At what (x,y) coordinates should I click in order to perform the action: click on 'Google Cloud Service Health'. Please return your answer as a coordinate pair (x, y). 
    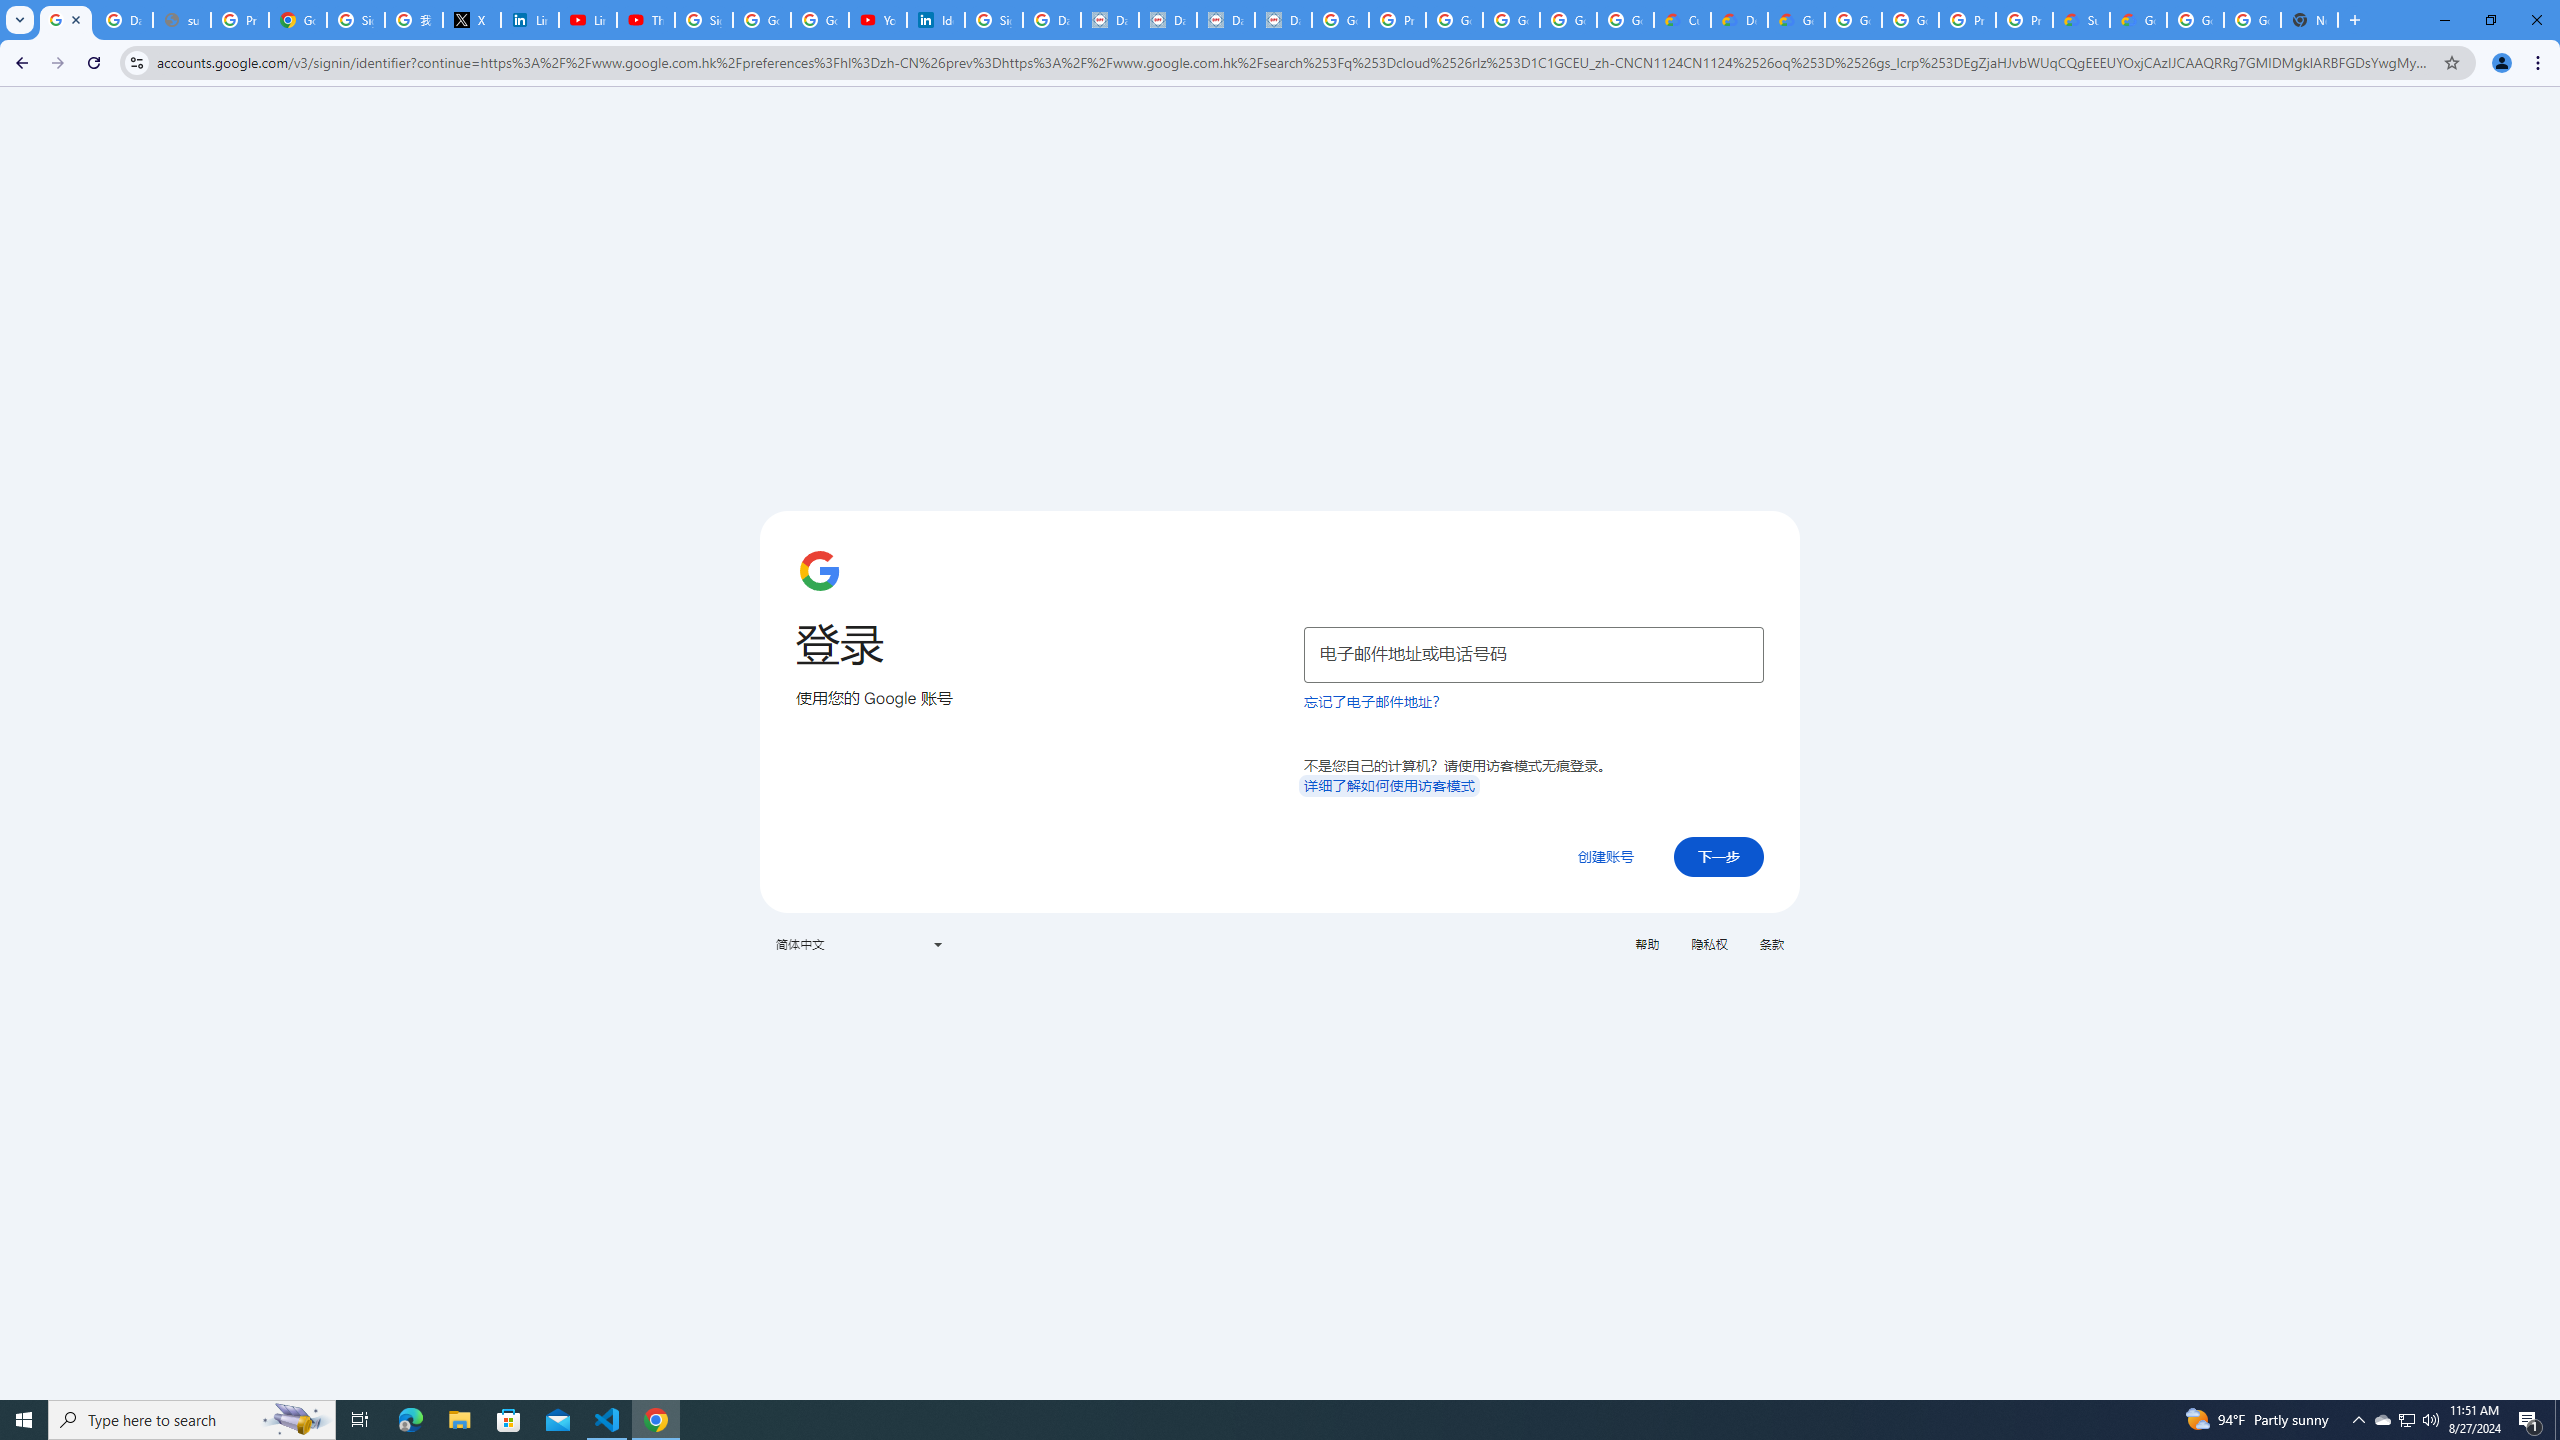
    Looking at the image, I should click on (2137, 19).